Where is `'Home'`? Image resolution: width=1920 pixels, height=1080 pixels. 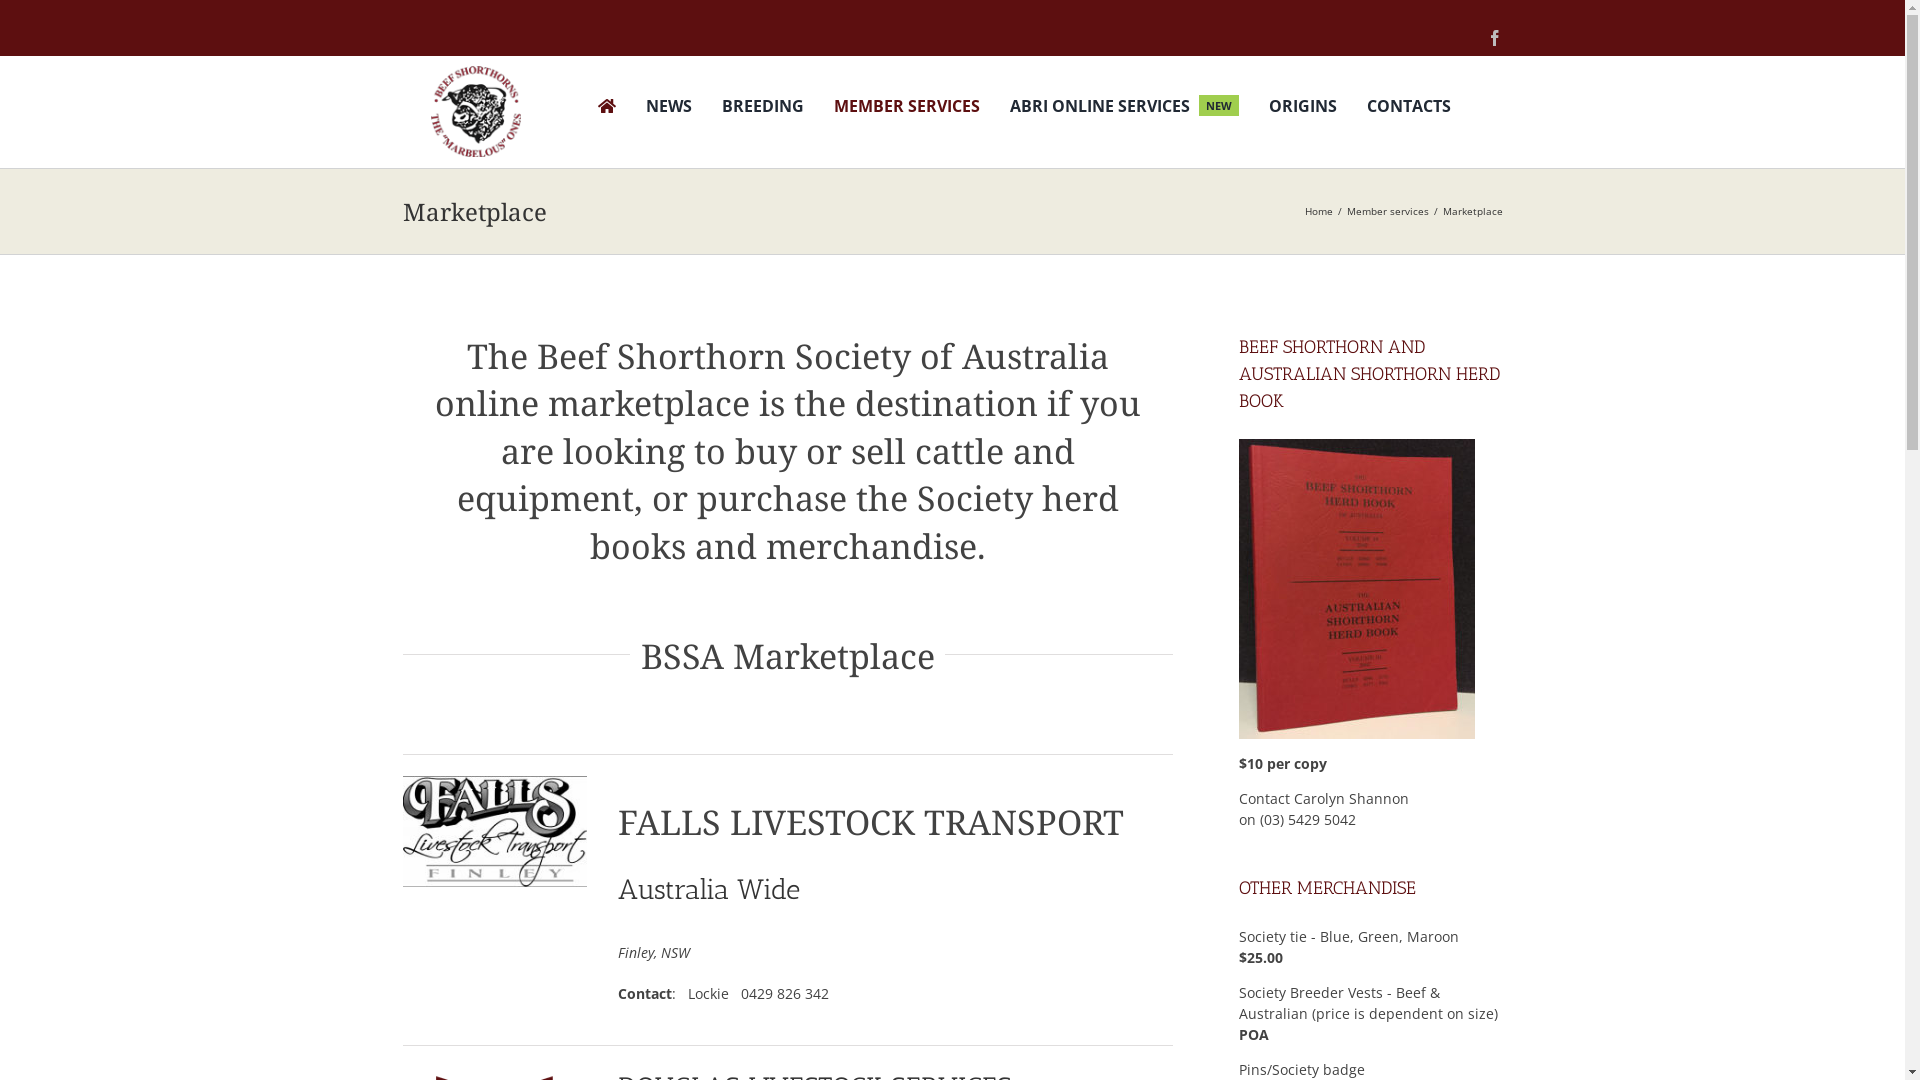
'Home' is located at coordinates (1318, 211).